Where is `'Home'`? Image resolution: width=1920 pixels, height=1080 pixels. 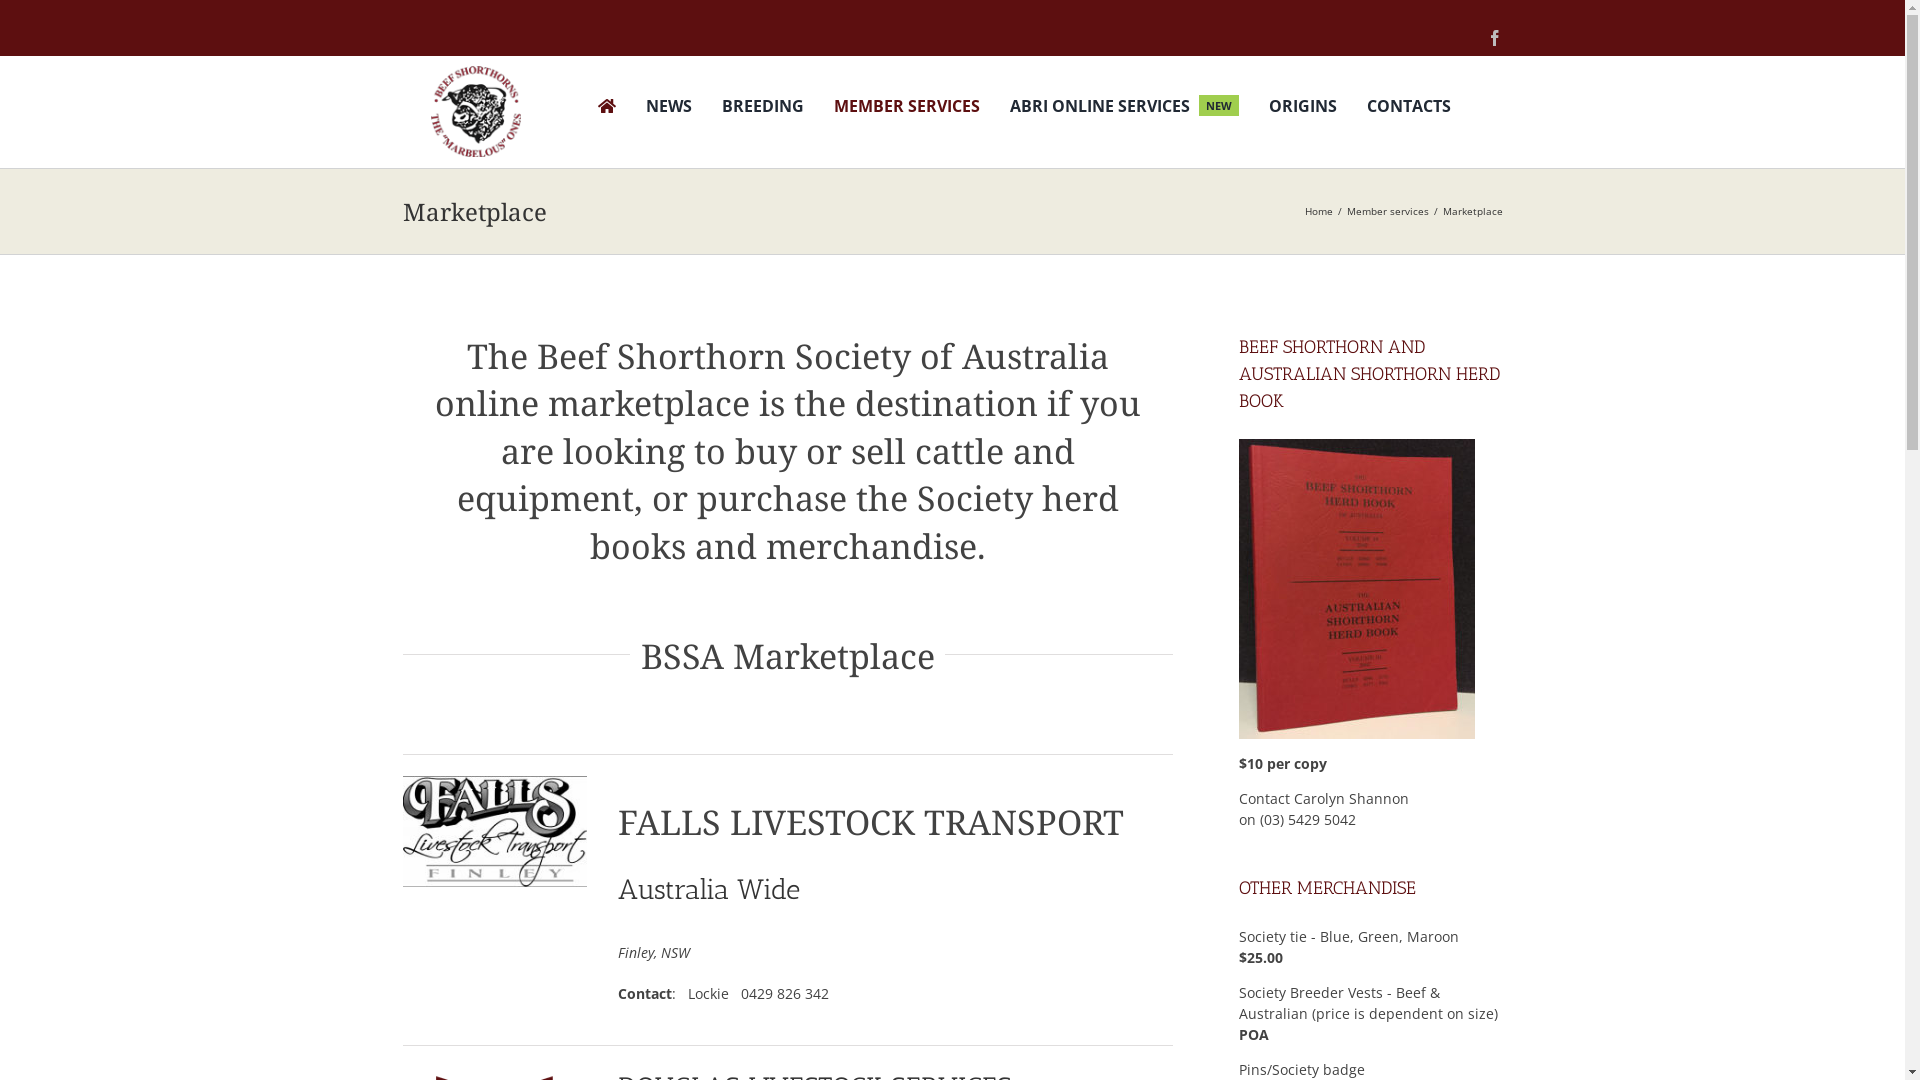
'Home' is located at coordinates (1318, 211).